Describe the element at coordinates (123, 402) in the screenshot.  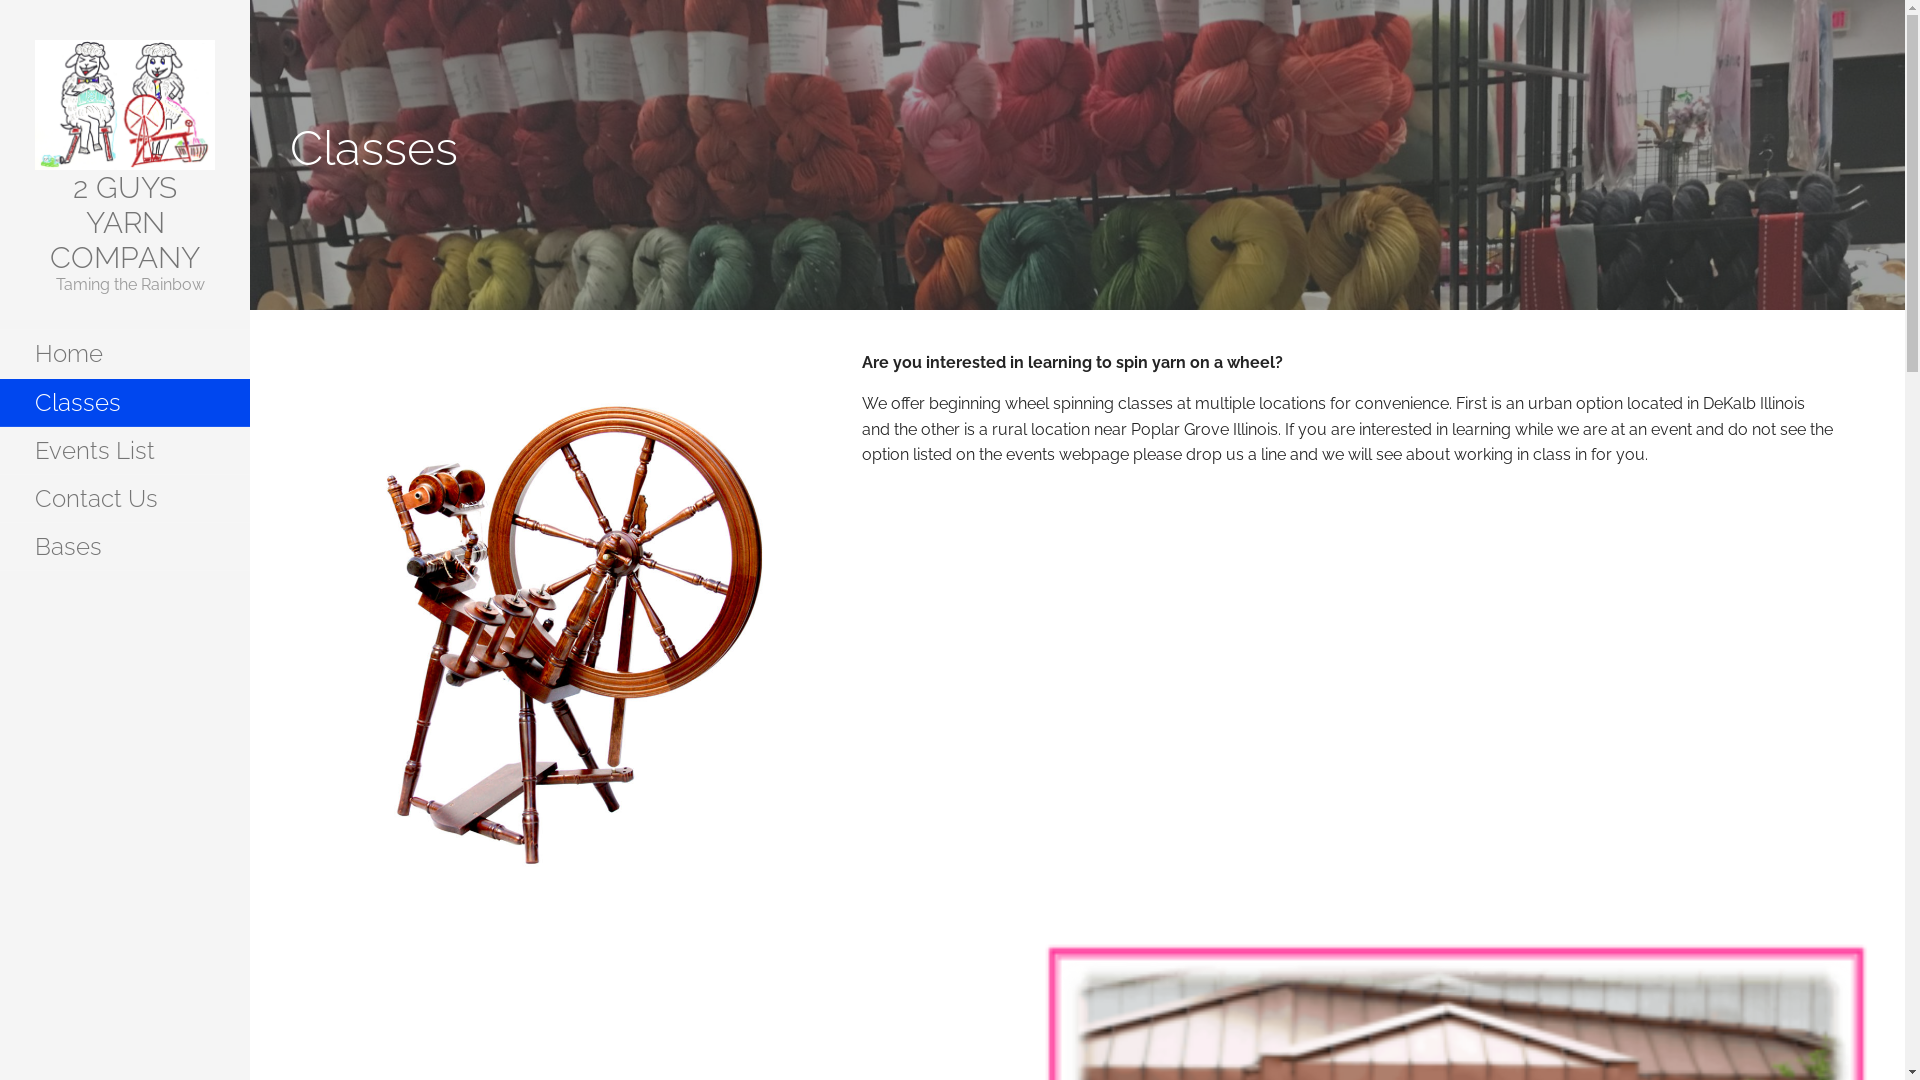
I see `'Classes'` at that location.